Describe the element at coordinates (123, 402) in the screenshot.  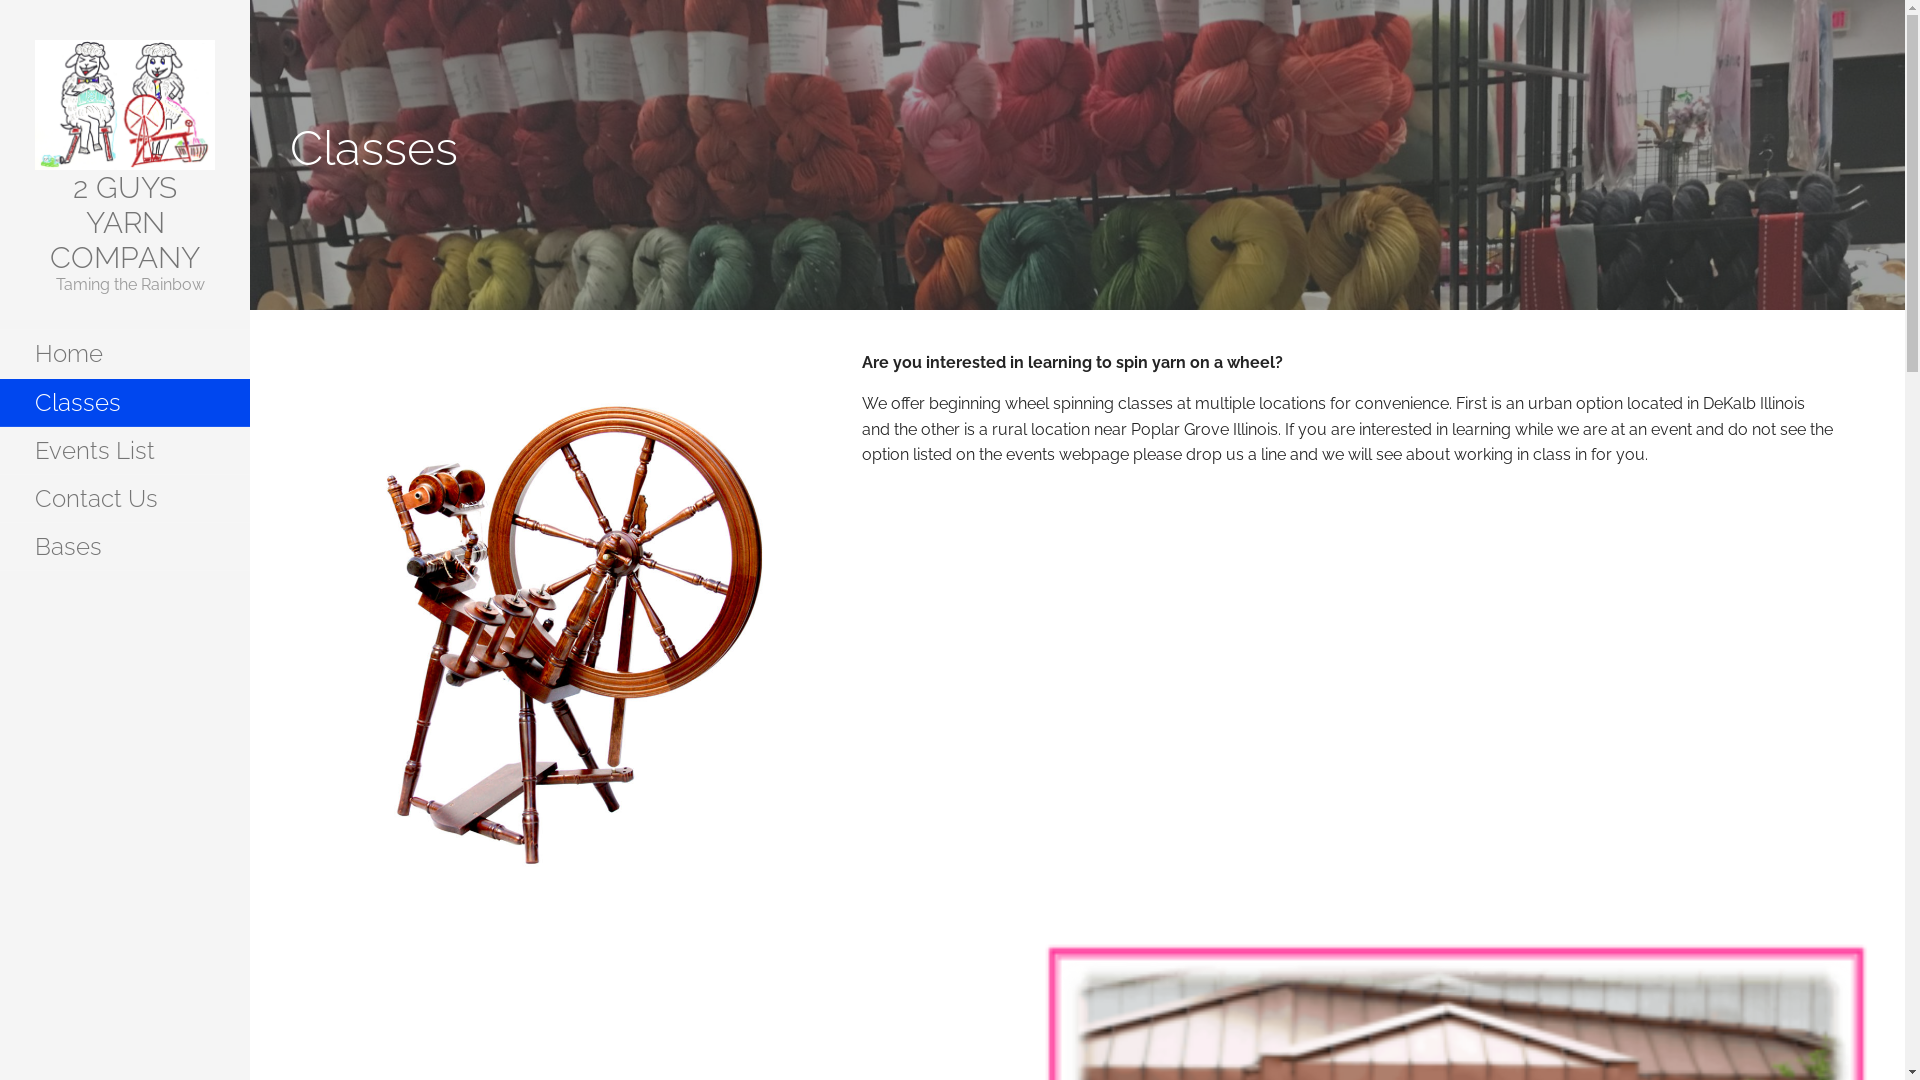
I see `'Classes'` at that location.